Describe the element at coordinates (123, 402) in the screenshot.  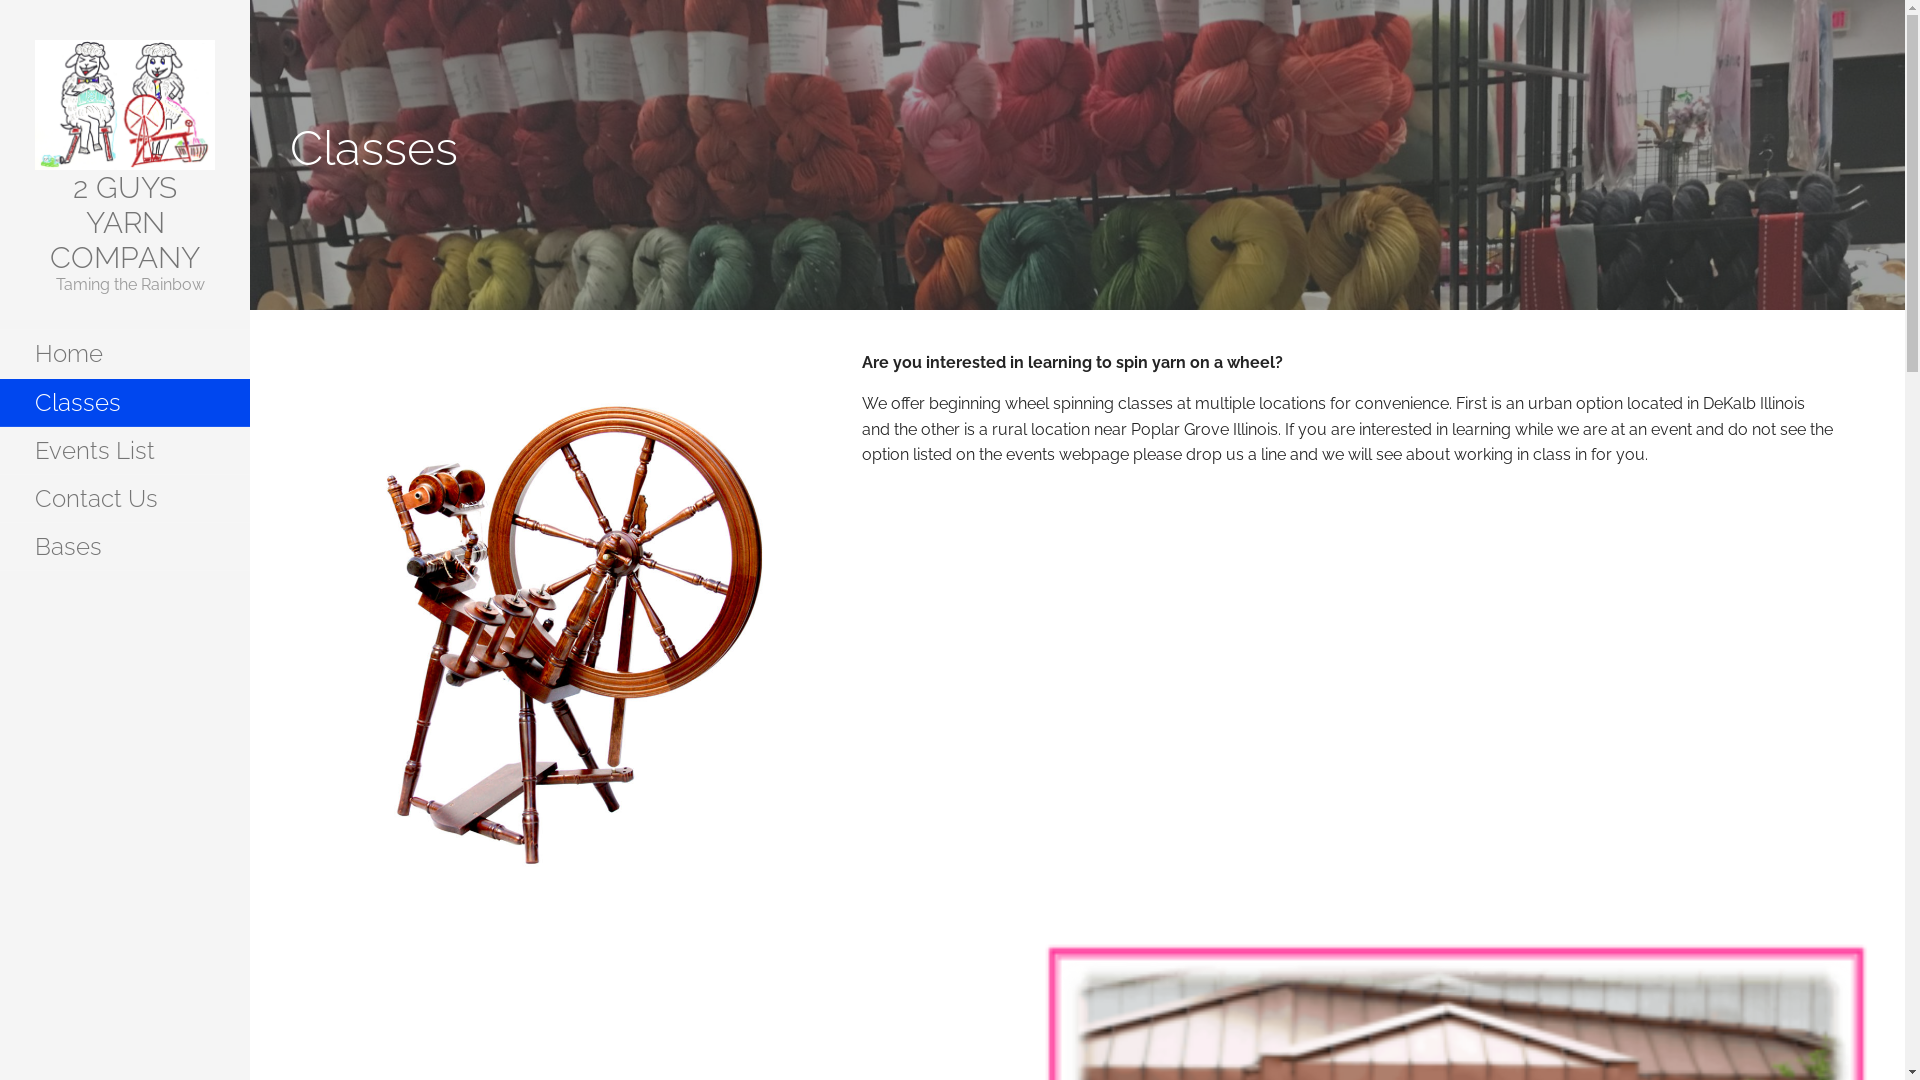
I see `'Classes'` at that location.